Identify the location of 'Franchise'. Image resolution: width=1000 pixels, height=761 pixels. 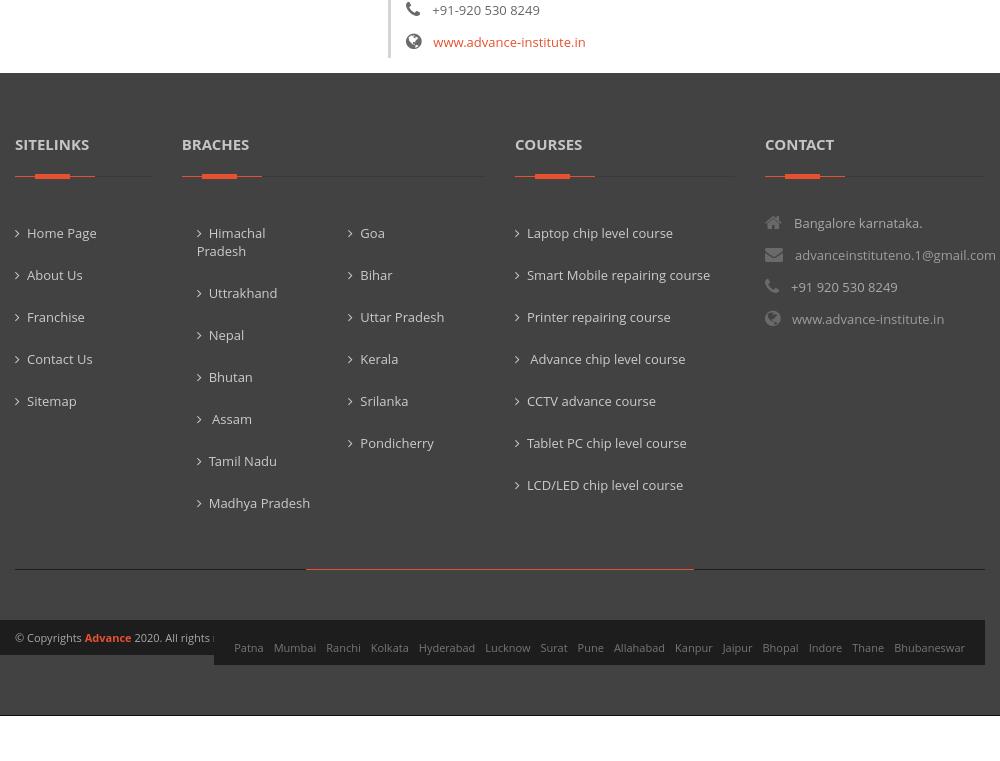
(55, 314).